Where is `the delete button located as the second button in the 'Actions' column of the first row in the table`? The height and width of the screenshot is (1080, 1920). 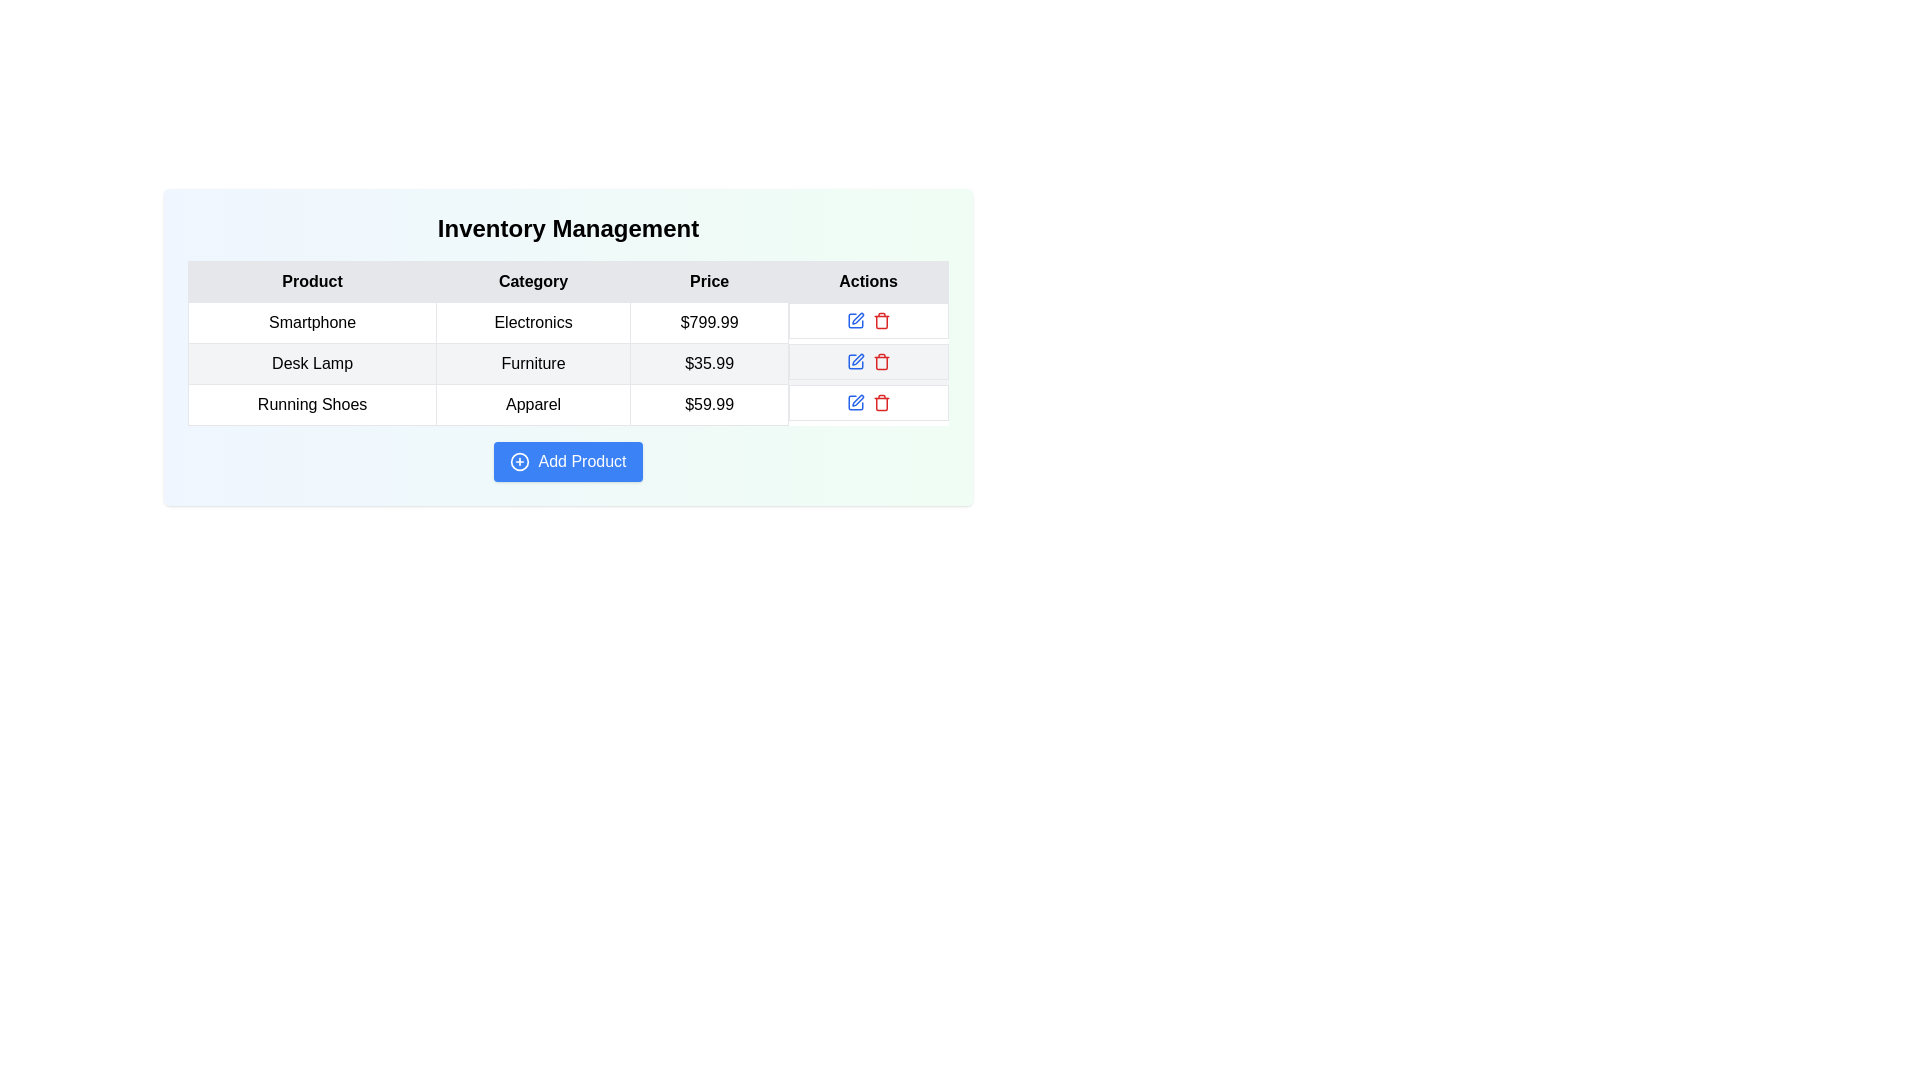
the delete button located as the second button in the 'Actions' column of the first row in the table is located at coordinates (880, 319).